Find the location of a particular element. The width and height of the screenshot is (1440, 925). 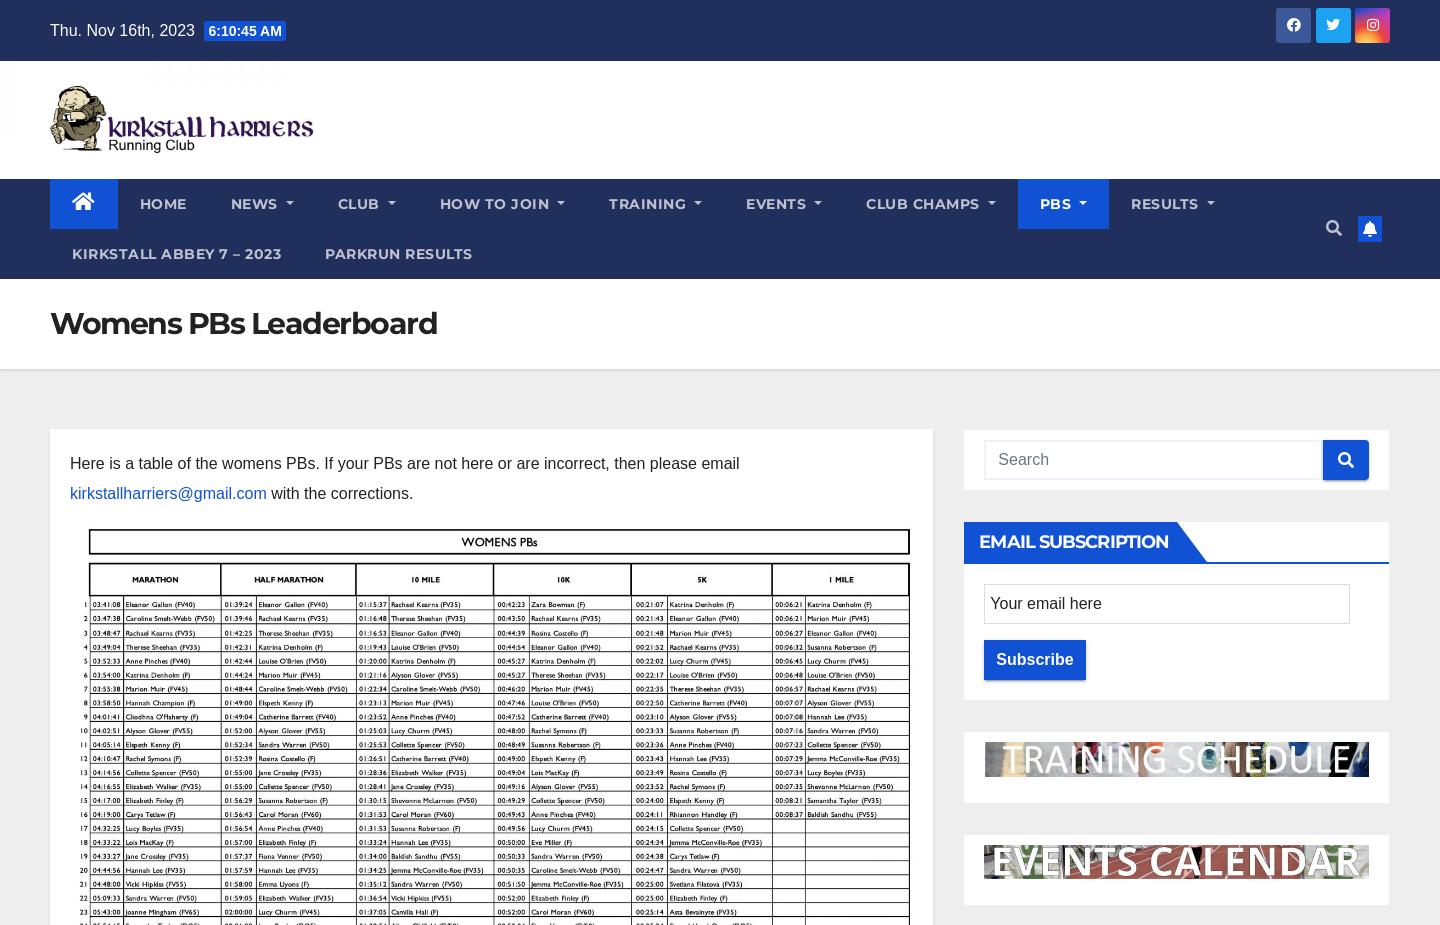

'Email Subscription' is located at coordinates (1073, 541).